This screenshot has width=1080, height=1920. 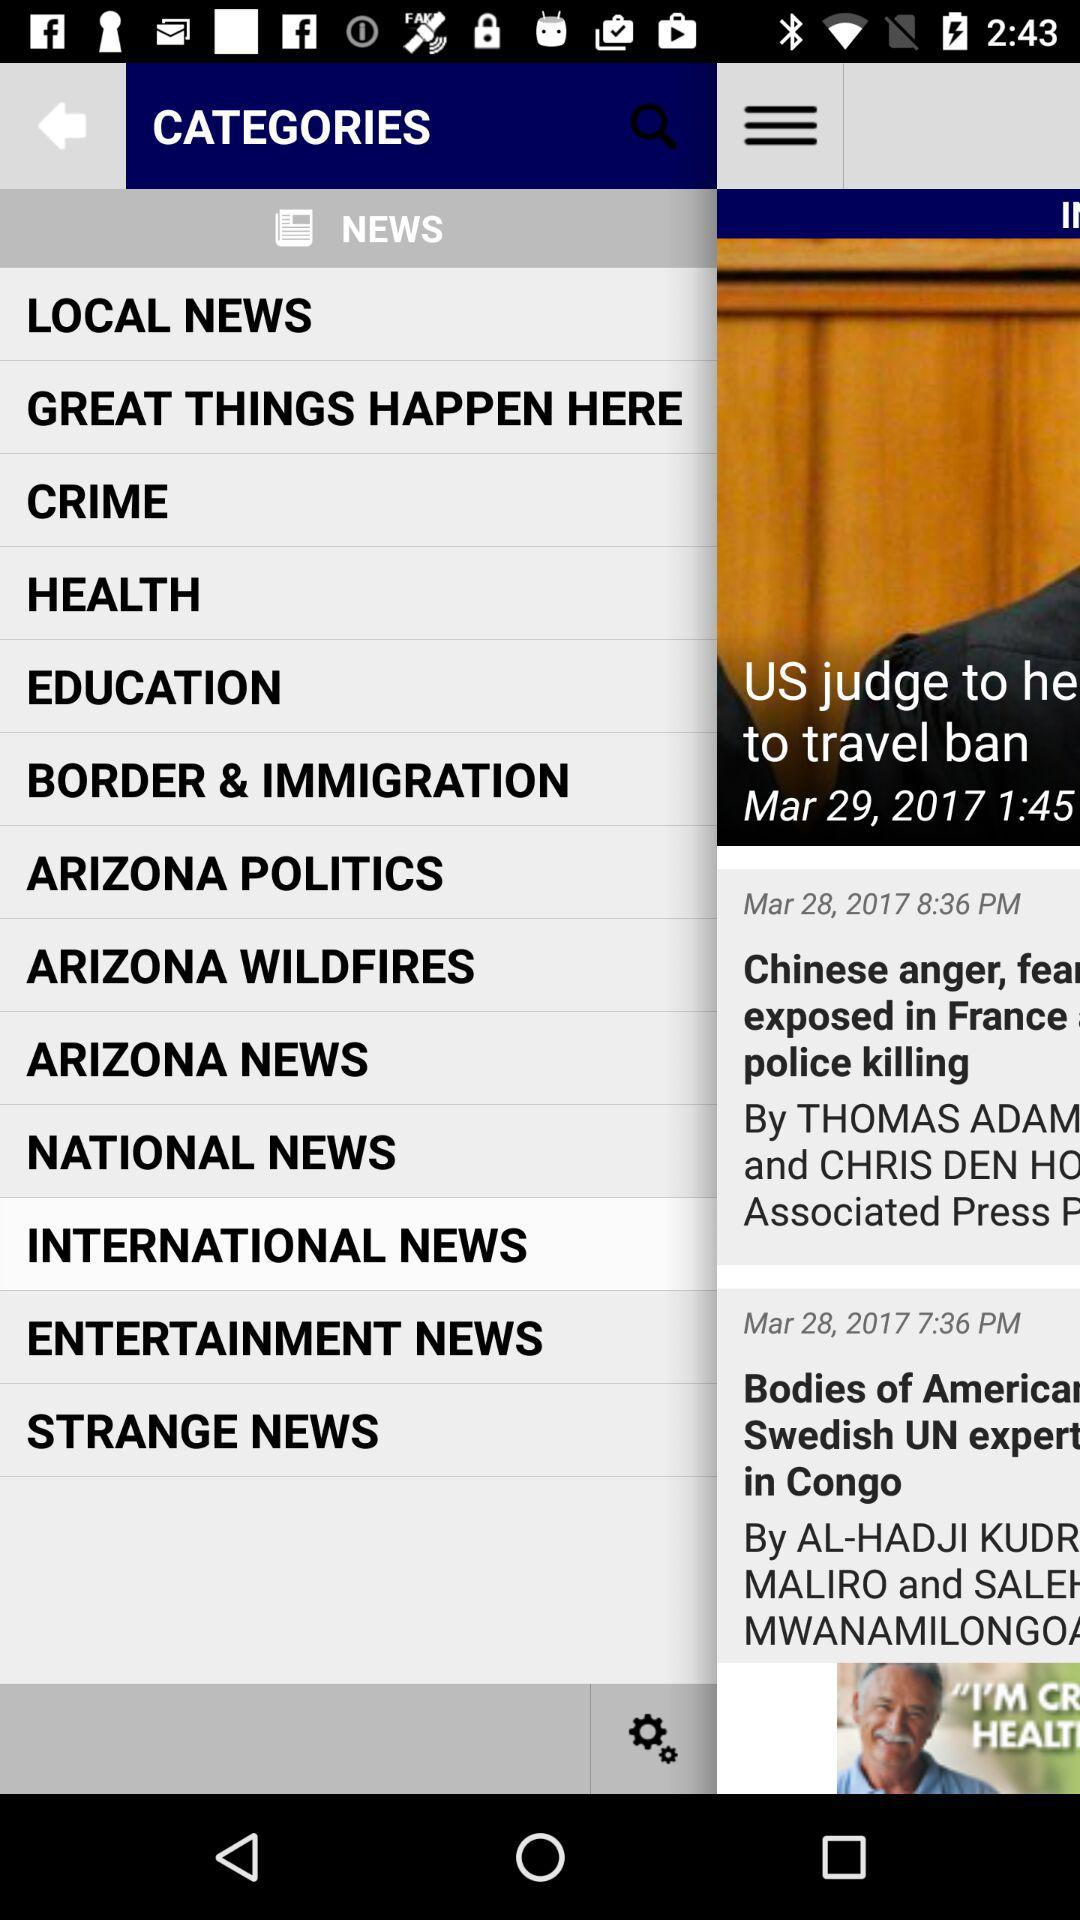 I want to click on the settings icon, so click(x=654, y=1737).